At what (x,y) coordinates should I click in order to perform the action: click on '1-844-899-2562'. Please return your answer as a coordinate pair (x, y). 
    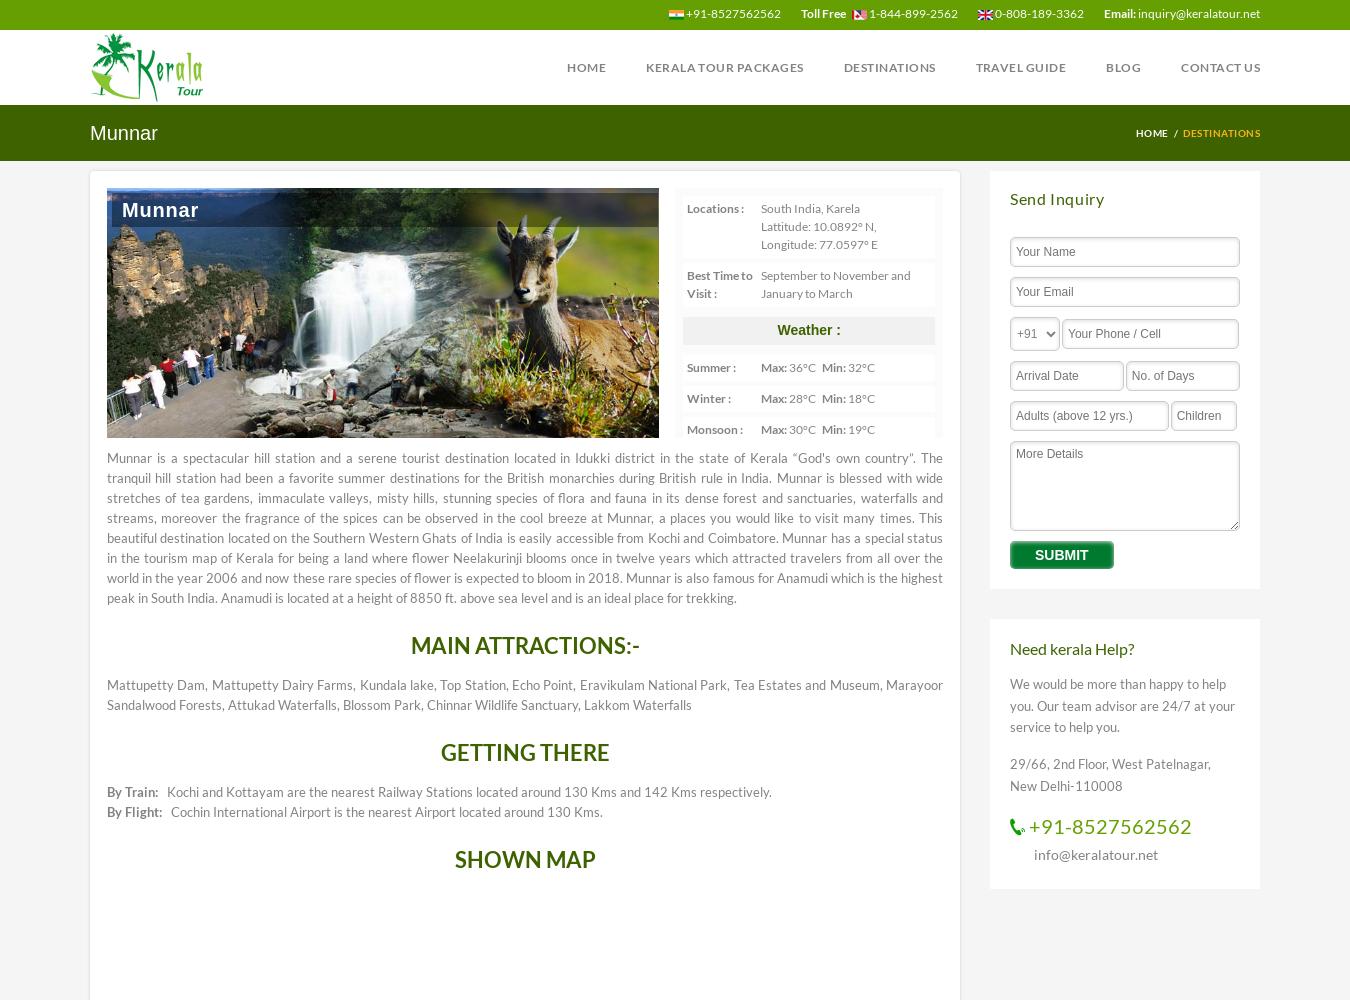
    Looking at the image, I should click on (911, 13).